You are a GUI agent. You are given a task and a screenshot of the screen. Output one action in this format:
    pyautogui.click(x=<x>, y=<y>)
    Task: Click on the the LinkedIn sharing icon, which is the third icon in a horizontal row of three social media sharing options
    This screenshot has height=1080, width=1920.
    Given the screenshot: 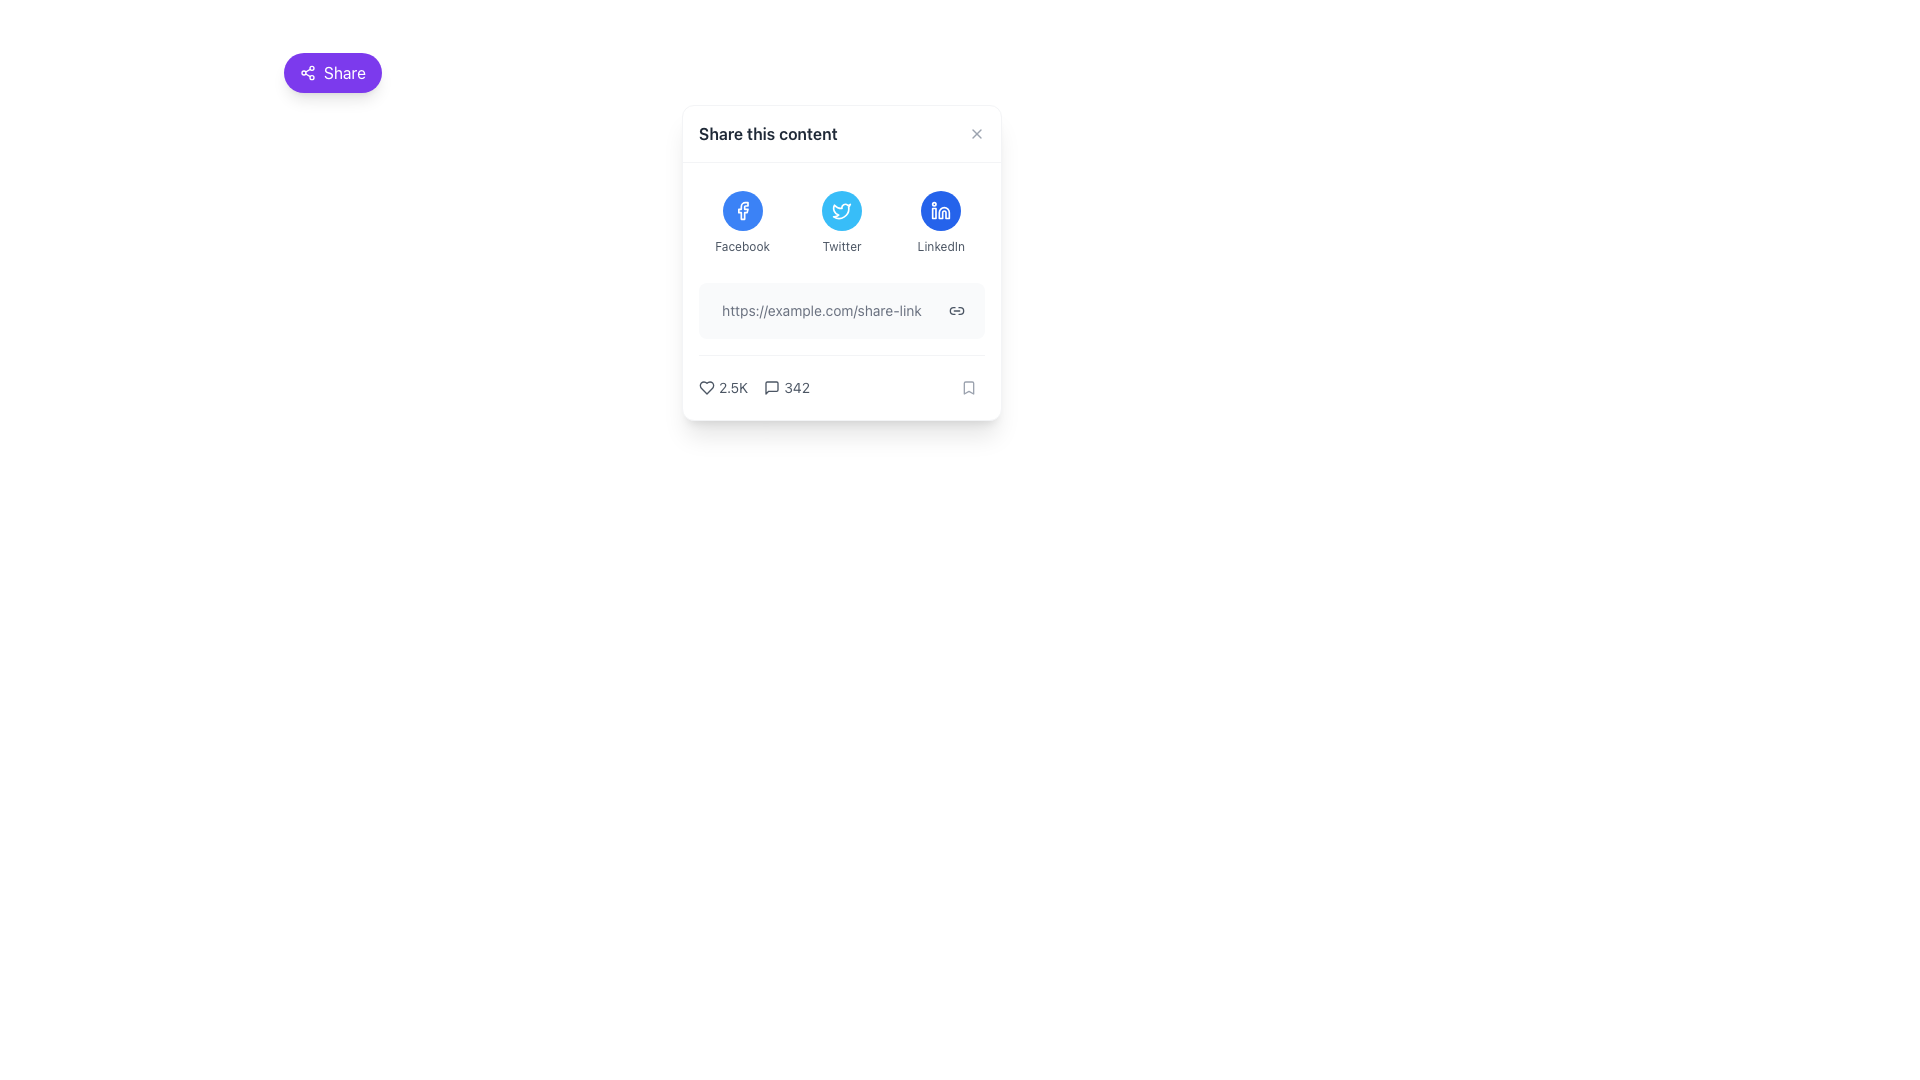 What is the action you would take?
    pyautogui.click(x=940, y=211)
    